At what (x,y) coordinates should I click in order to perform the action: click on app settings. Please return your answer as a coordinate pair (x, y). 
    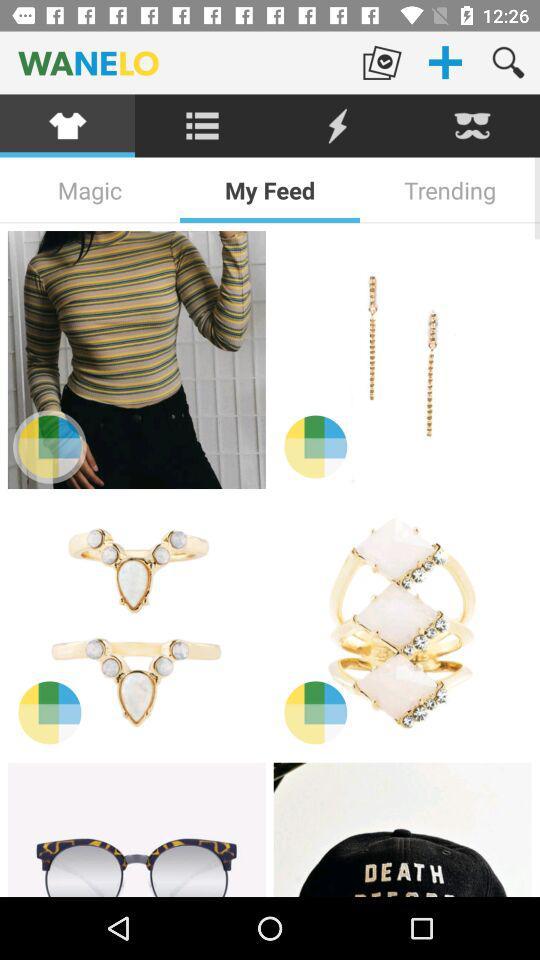
    Looking at the image, I should click on (202, 125).